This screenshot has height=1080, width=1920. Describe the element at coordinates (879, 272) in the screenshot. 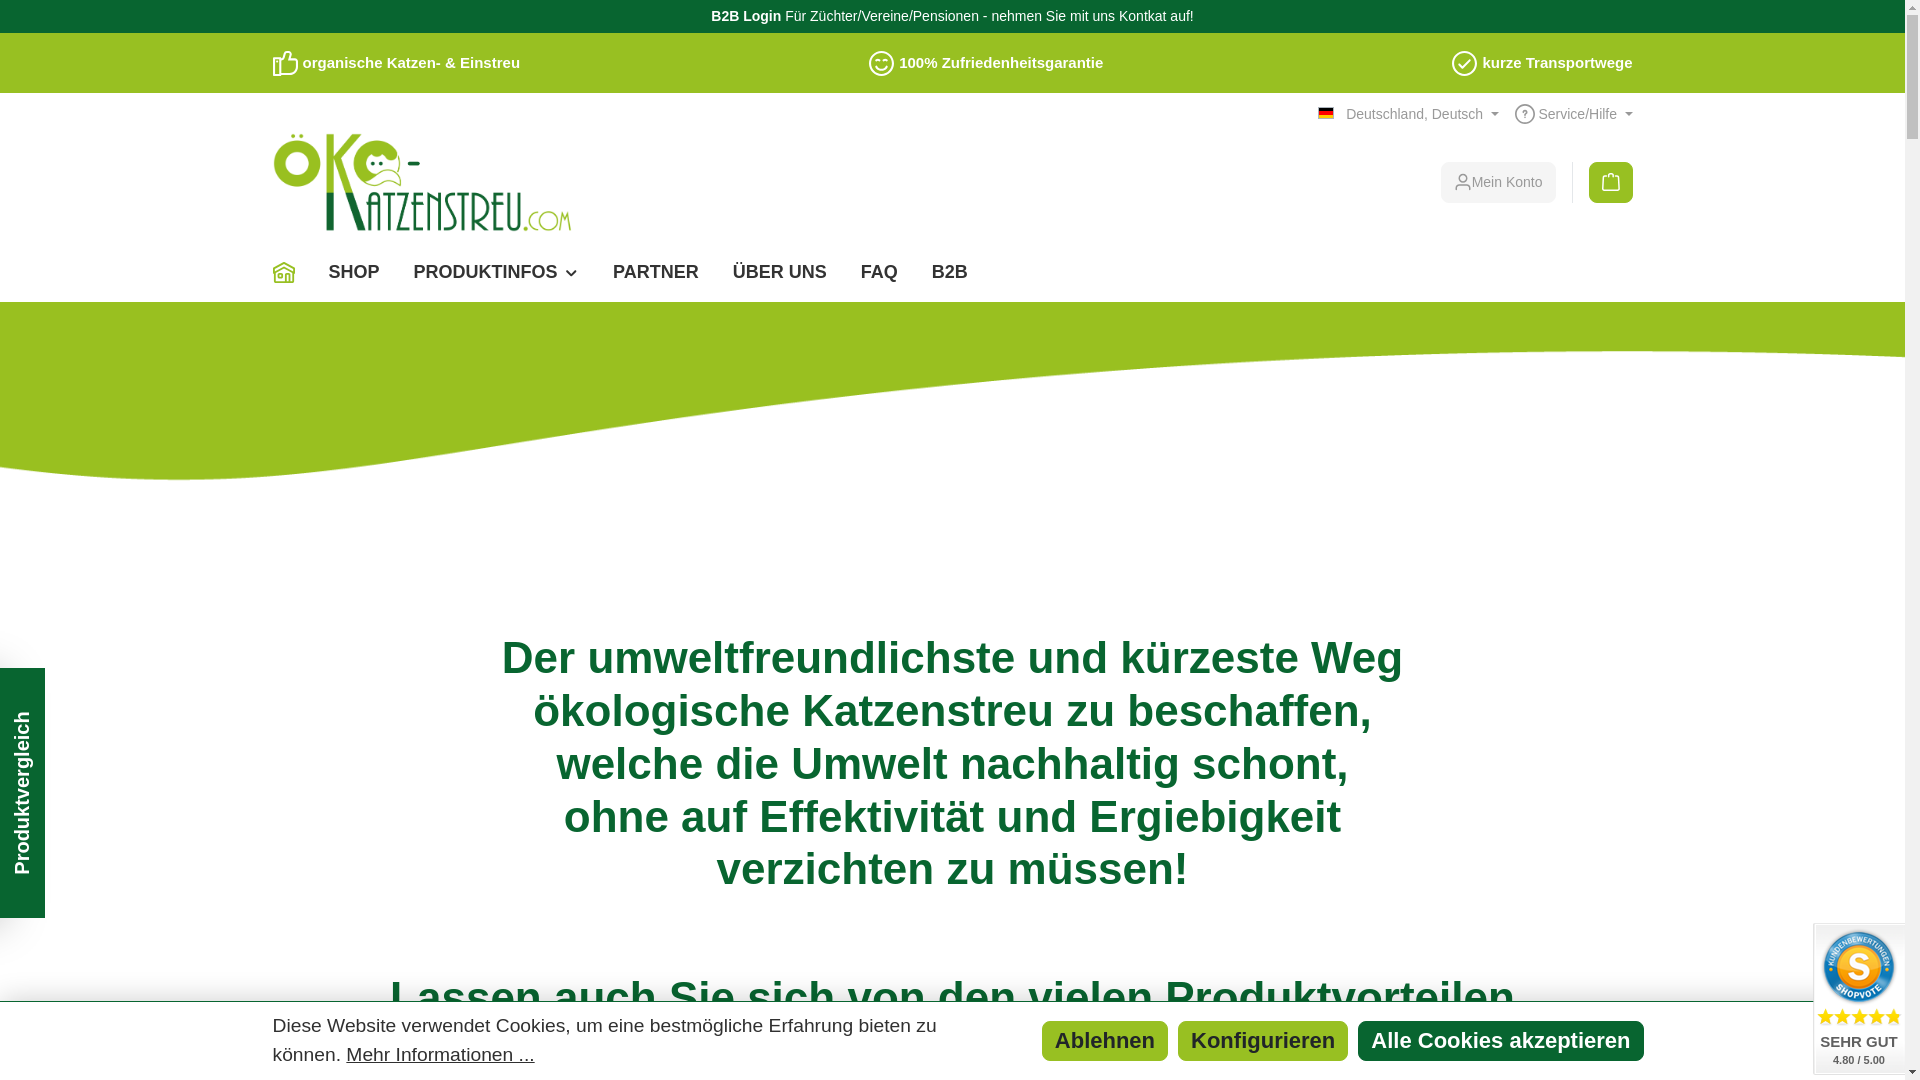

I see `'FAQ'` at that location.